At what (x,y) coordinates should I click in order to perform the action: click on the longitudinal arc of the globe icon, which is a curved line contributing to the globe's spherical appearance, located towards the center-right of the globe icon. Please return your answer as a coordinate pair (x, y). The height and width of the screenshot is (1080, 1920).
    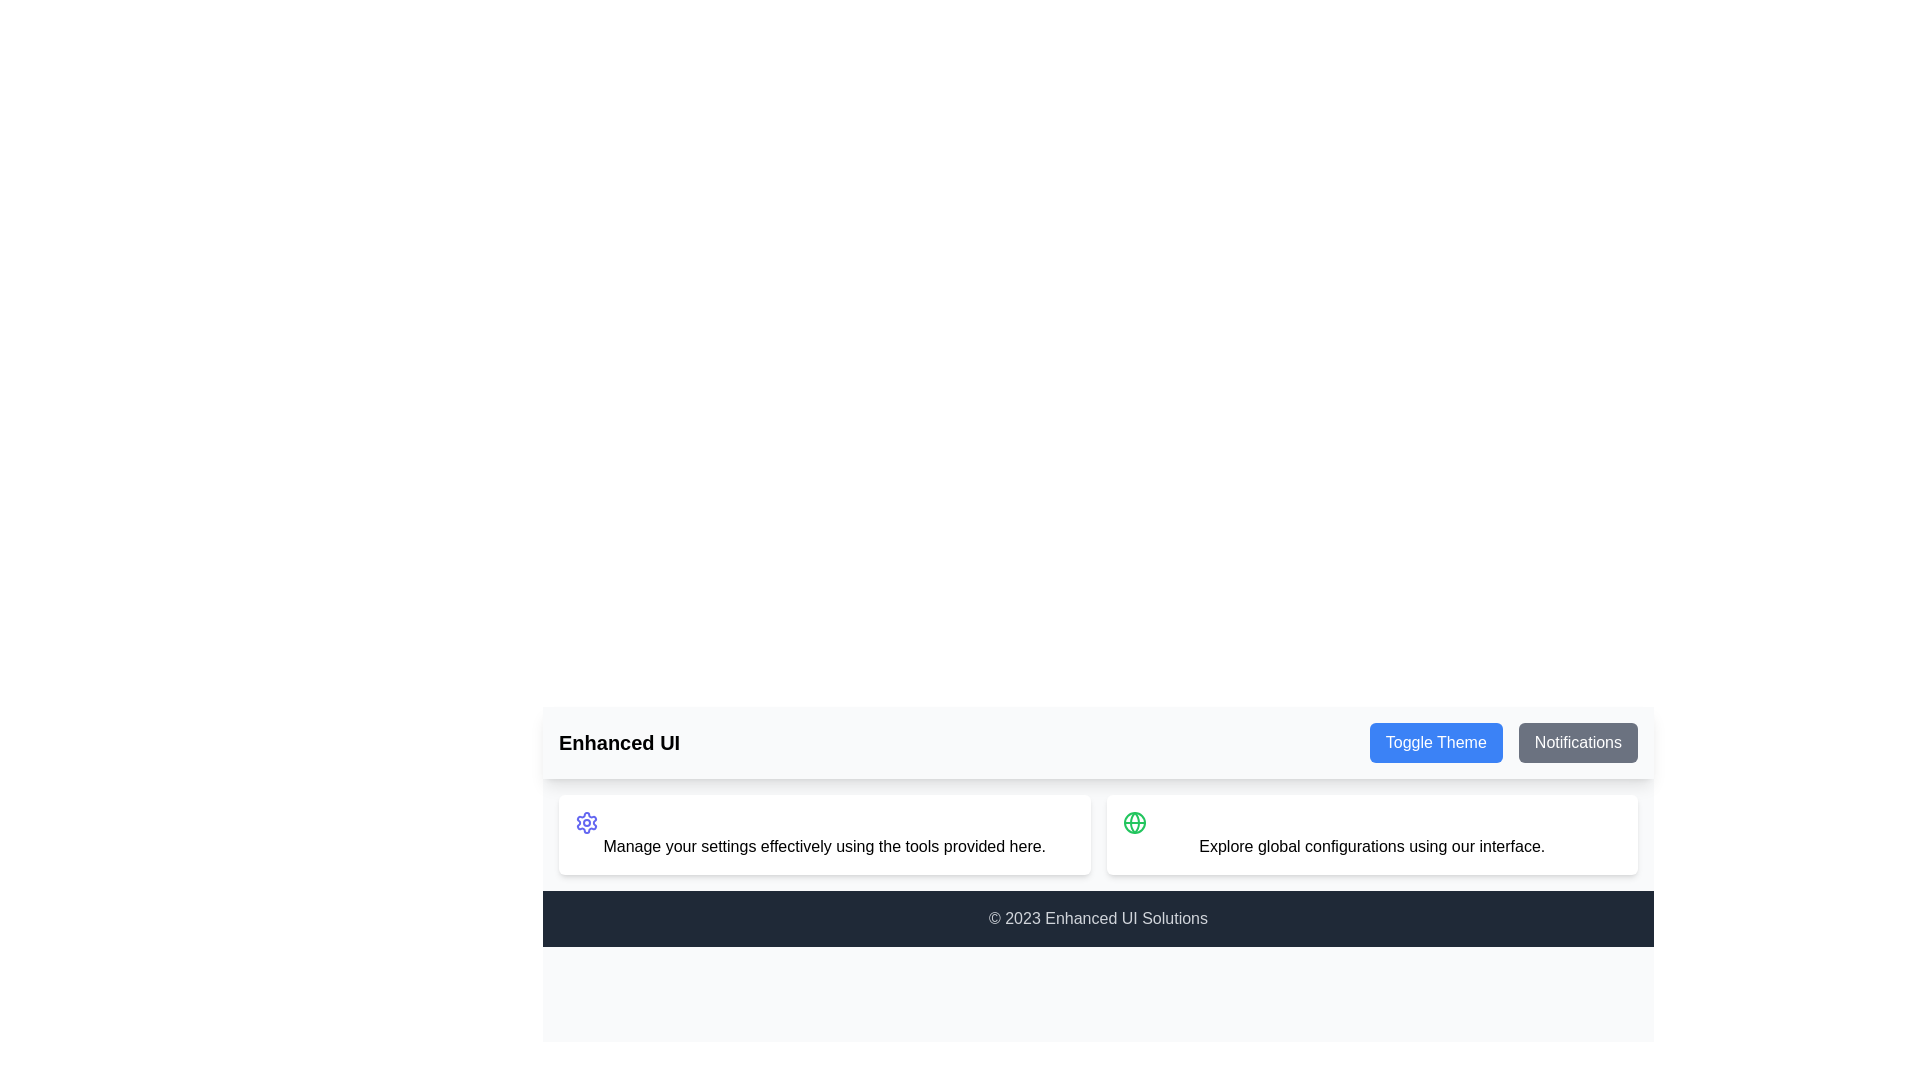
    Looking at the image, I should click on (1134, 822).